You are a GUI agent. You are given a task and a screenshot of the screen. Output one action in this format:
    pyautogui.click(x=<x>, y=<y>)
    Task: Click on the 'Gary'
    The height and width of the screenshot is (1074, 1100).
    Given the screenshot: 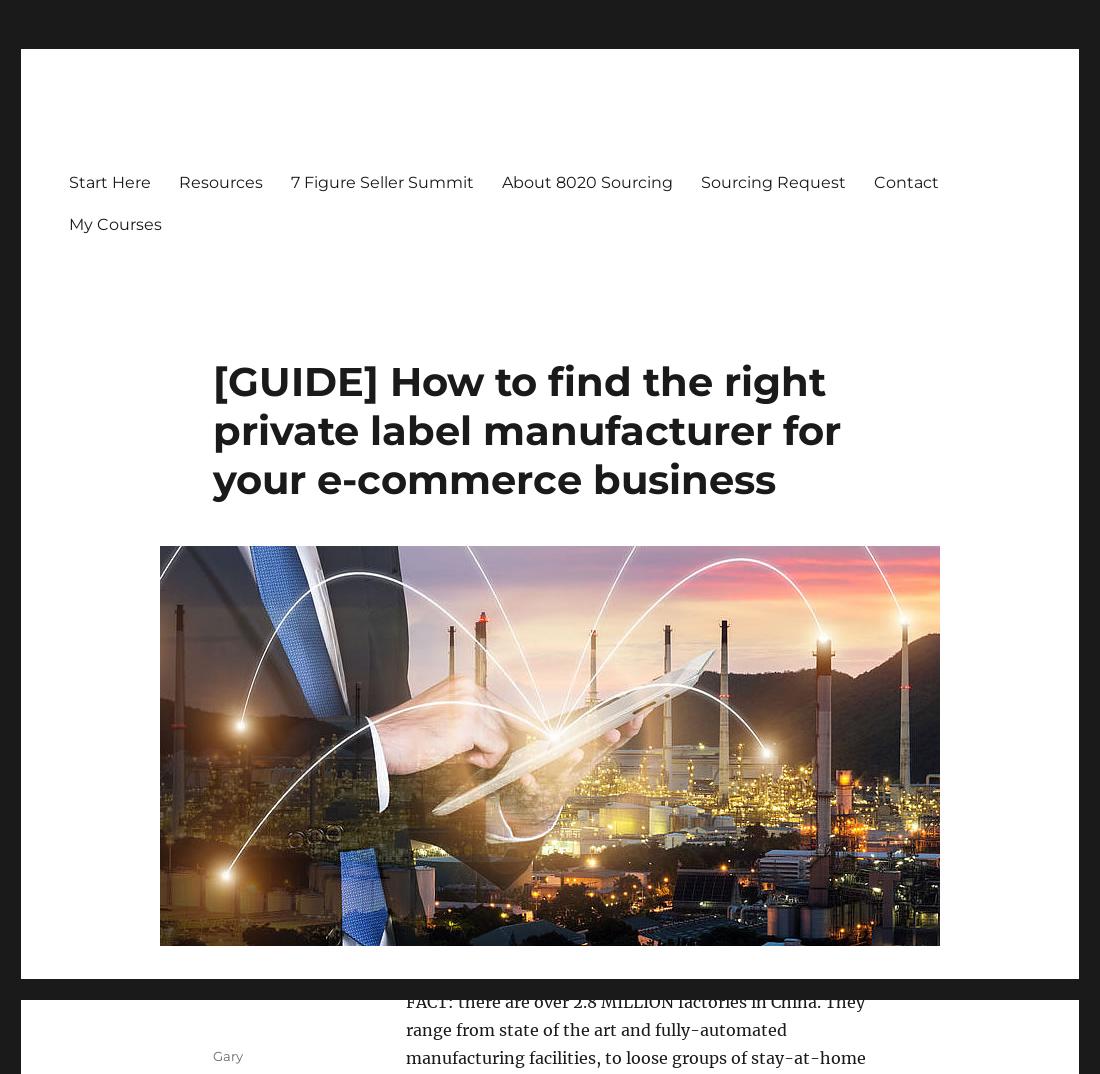 What is the action you would take?
    pyautogui.click(x=228, y=1054)
    